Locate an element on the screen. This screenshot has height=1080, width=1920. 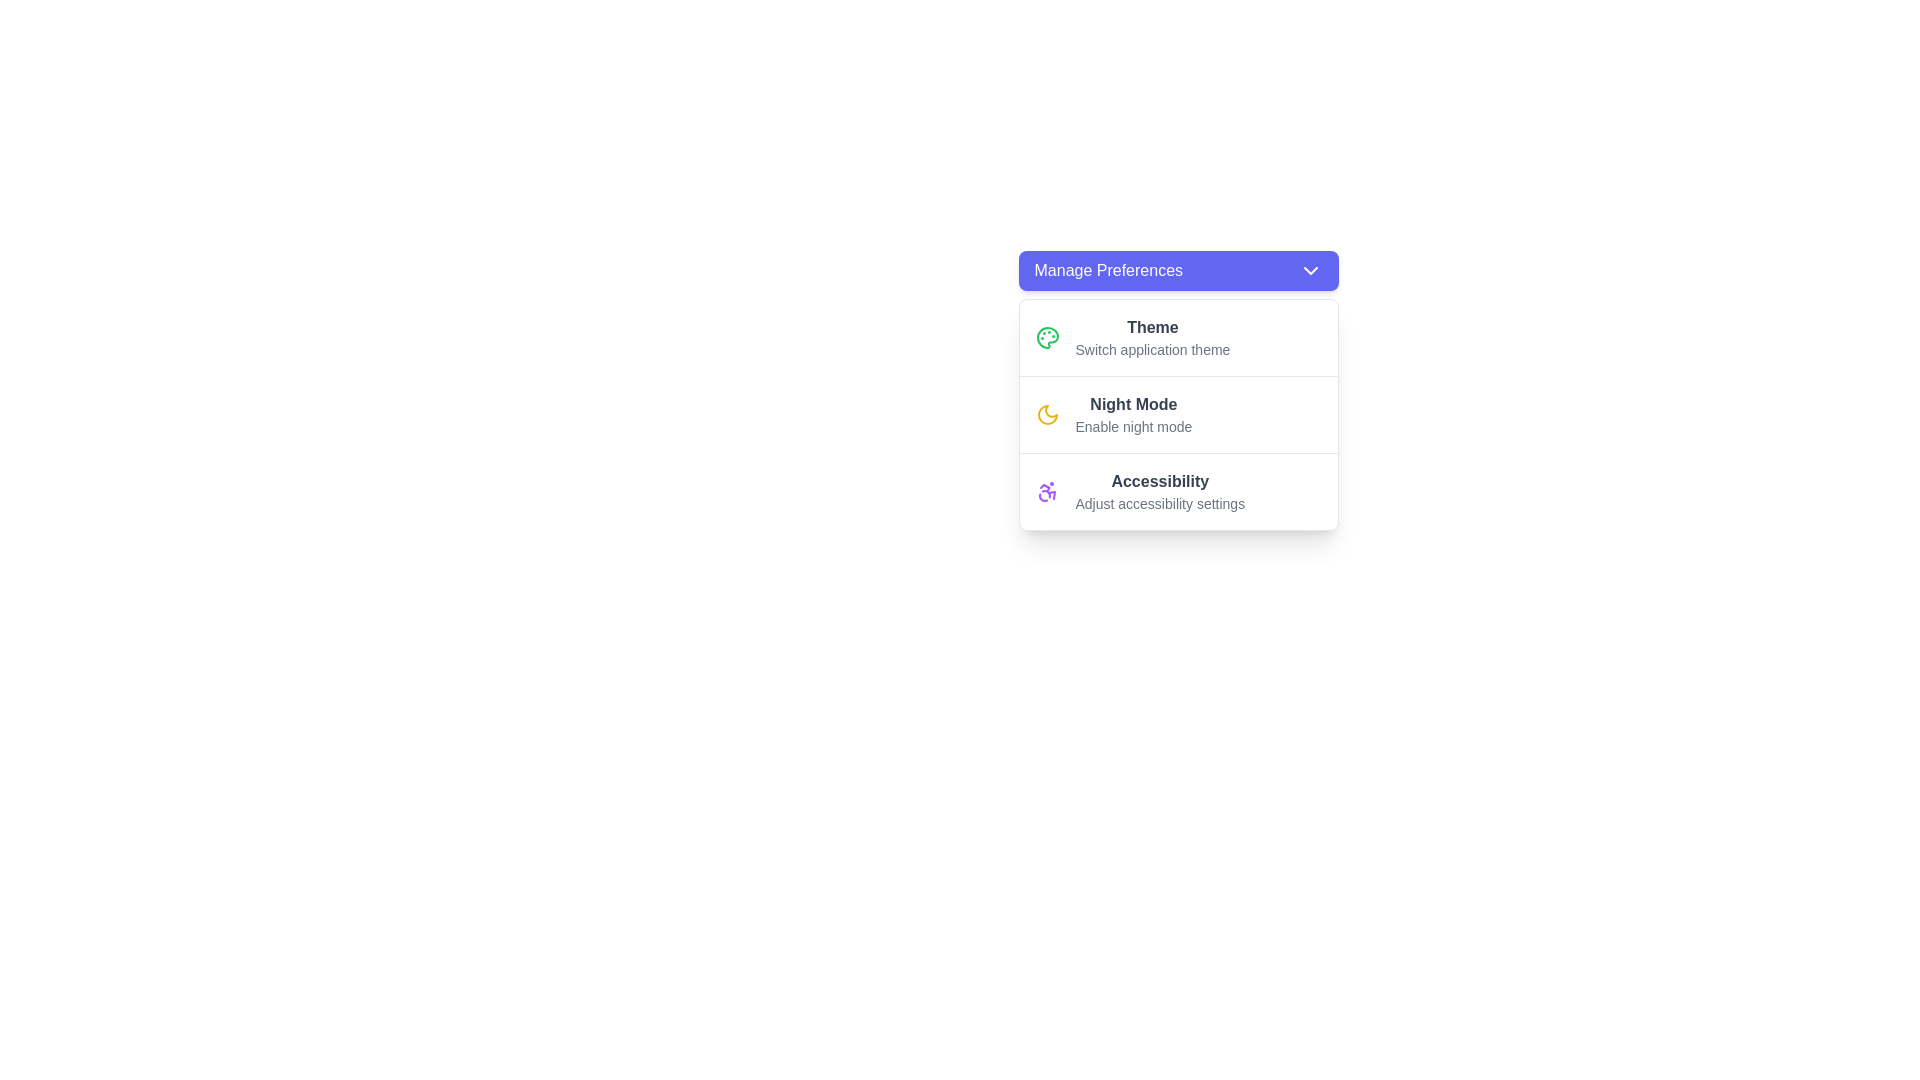
the button at the top of the dropdown interface is located at coordinates (1178, 270).